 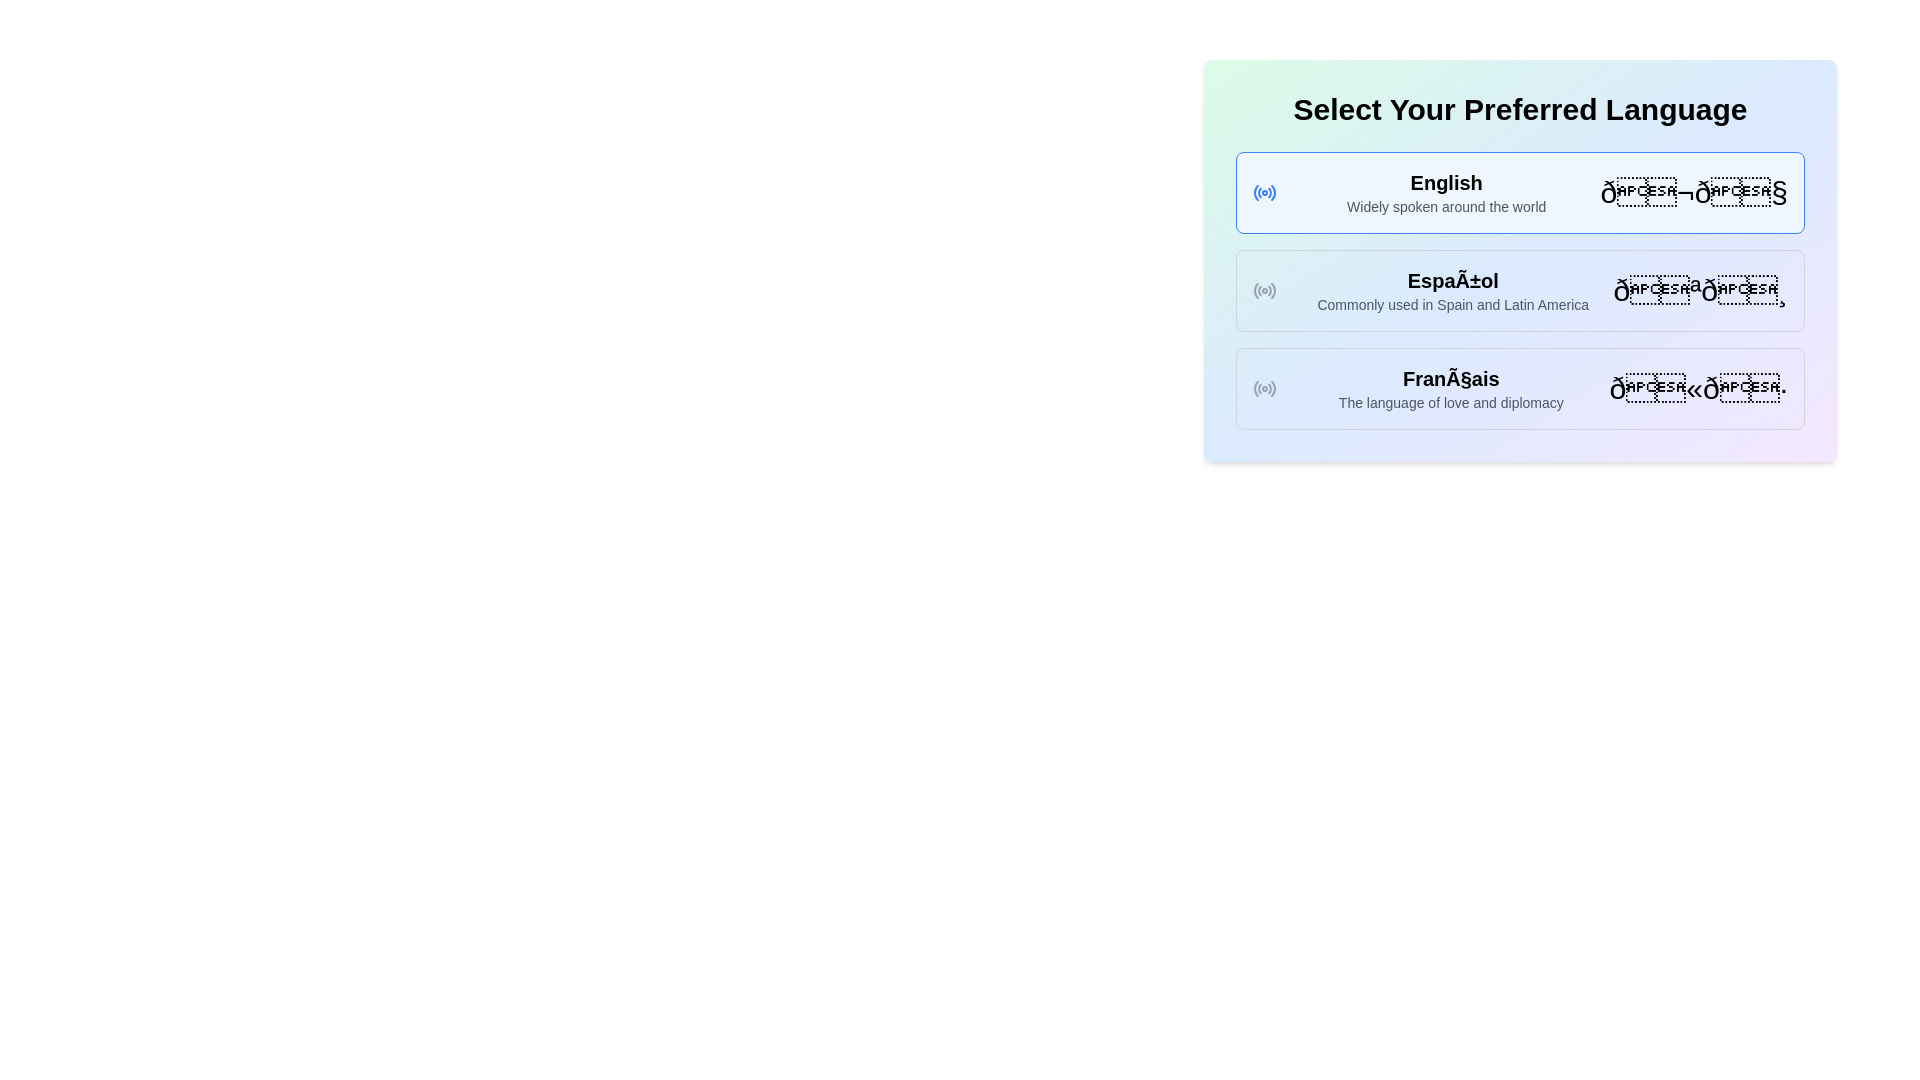 I want to click on the main label for the language 'English' located at the top of the language selection panel, which assists users in identifying their preferred language, so click(x=1446, y=182).